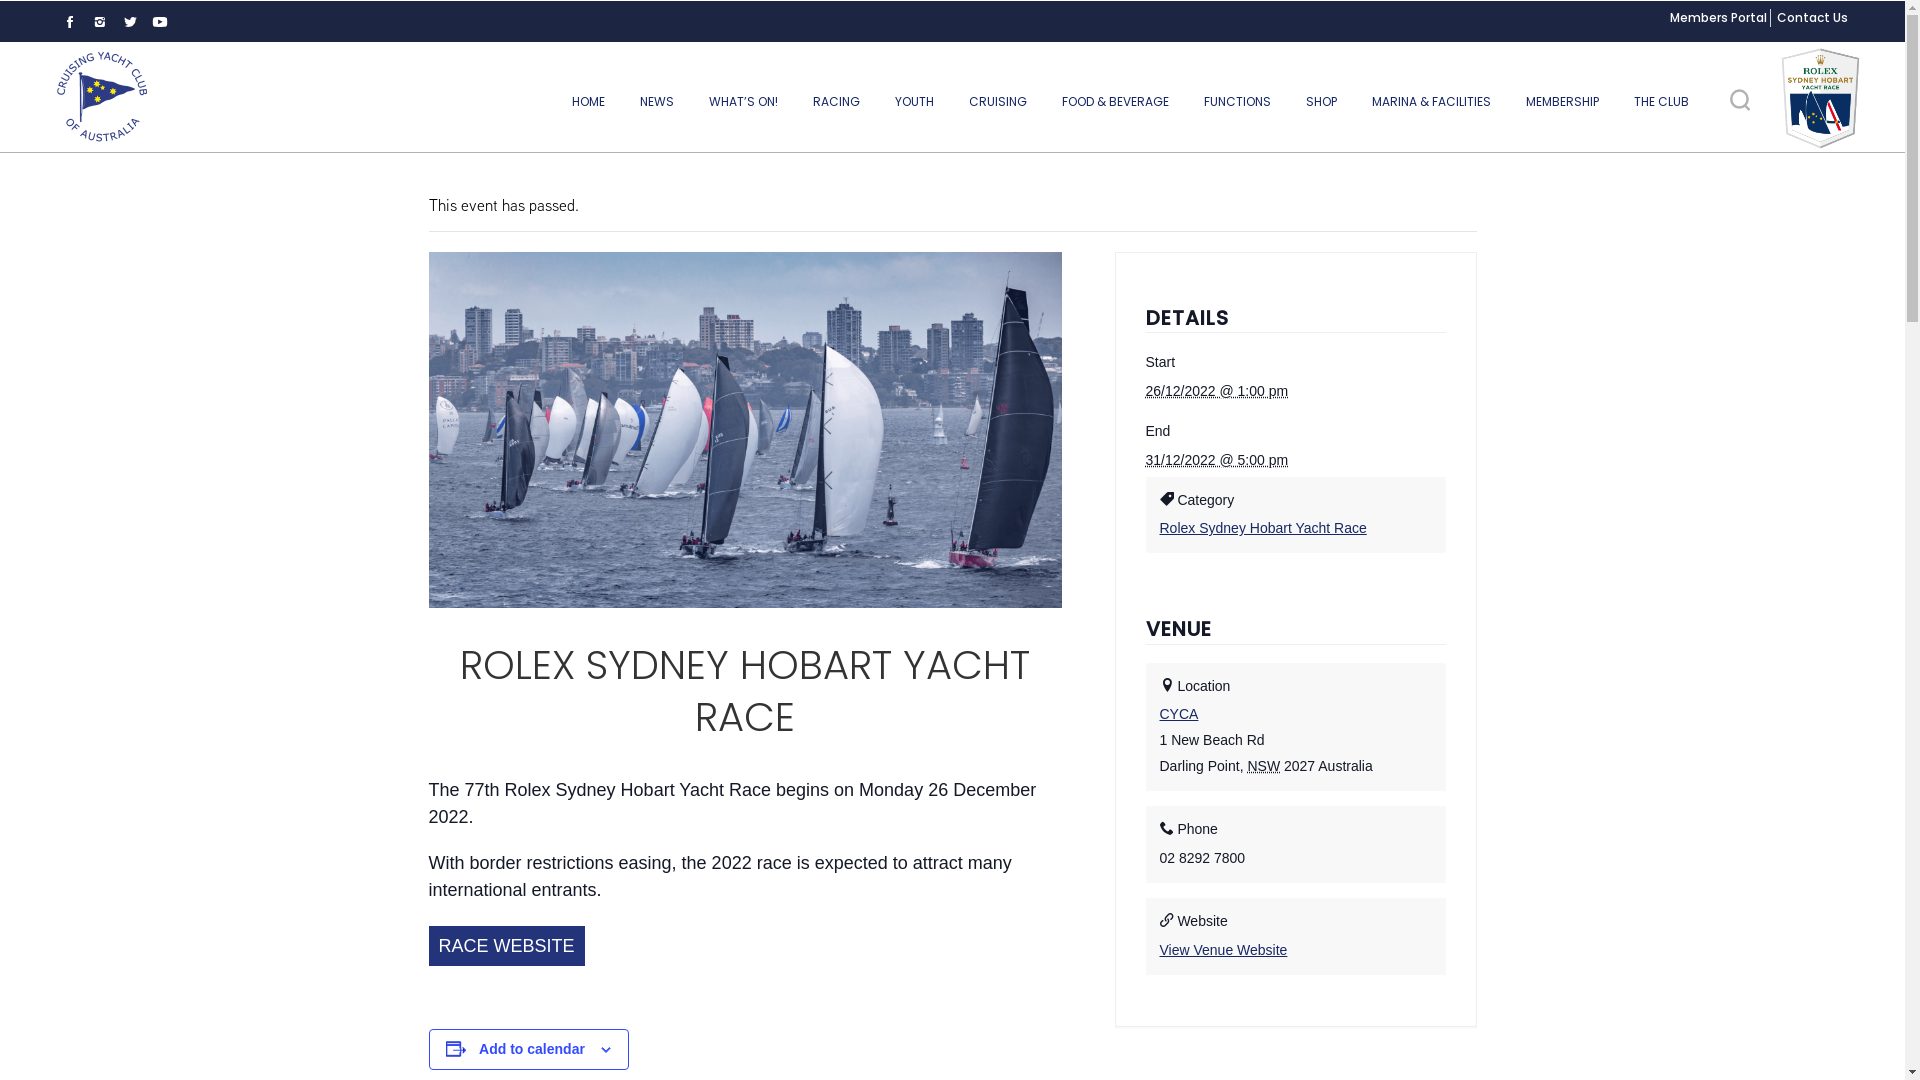 Image resolution: width=1920 pixels, height=1080 pixels. What do you see at coordinates (70, 22) in the screenshot?
I see `'Visit our Facebook page'` at bounding box center [70, 22].